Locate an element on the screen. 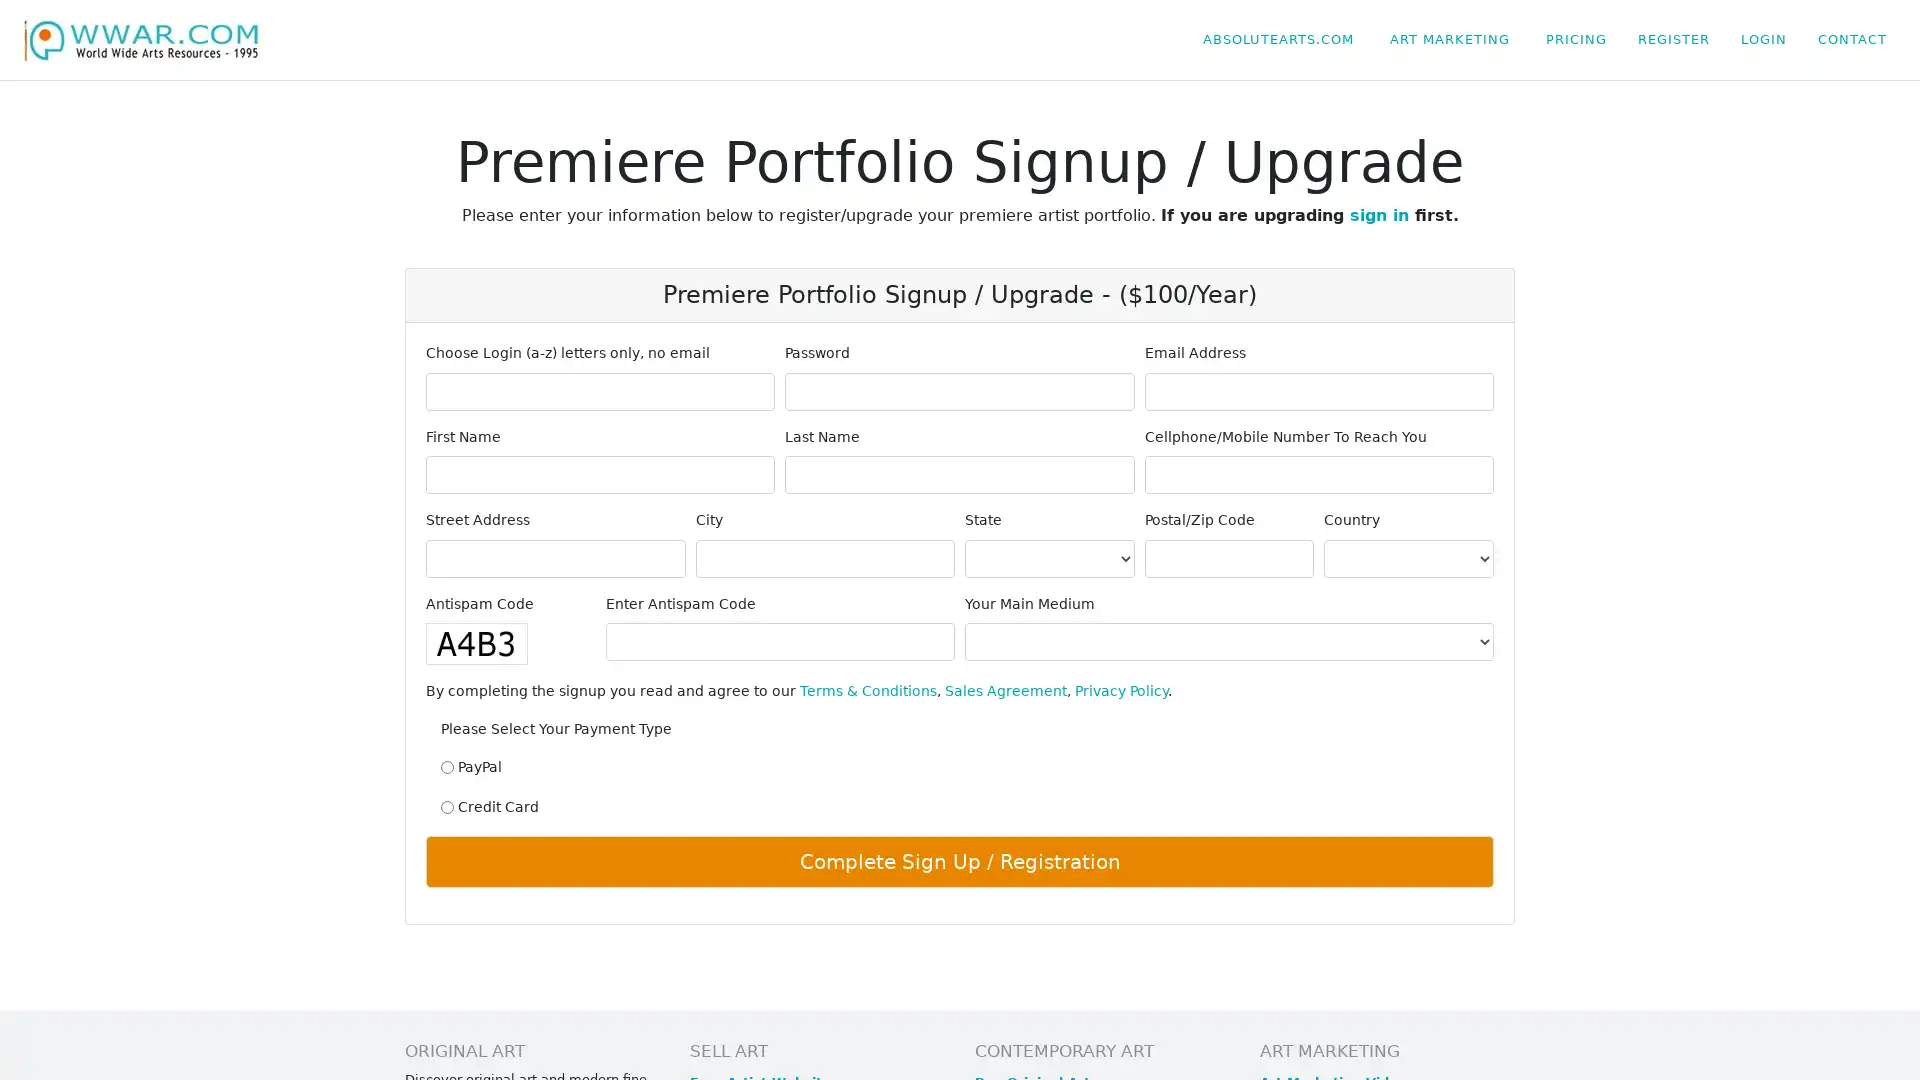  Complete Sign Up / Registration is located at coordinates (960, 860).